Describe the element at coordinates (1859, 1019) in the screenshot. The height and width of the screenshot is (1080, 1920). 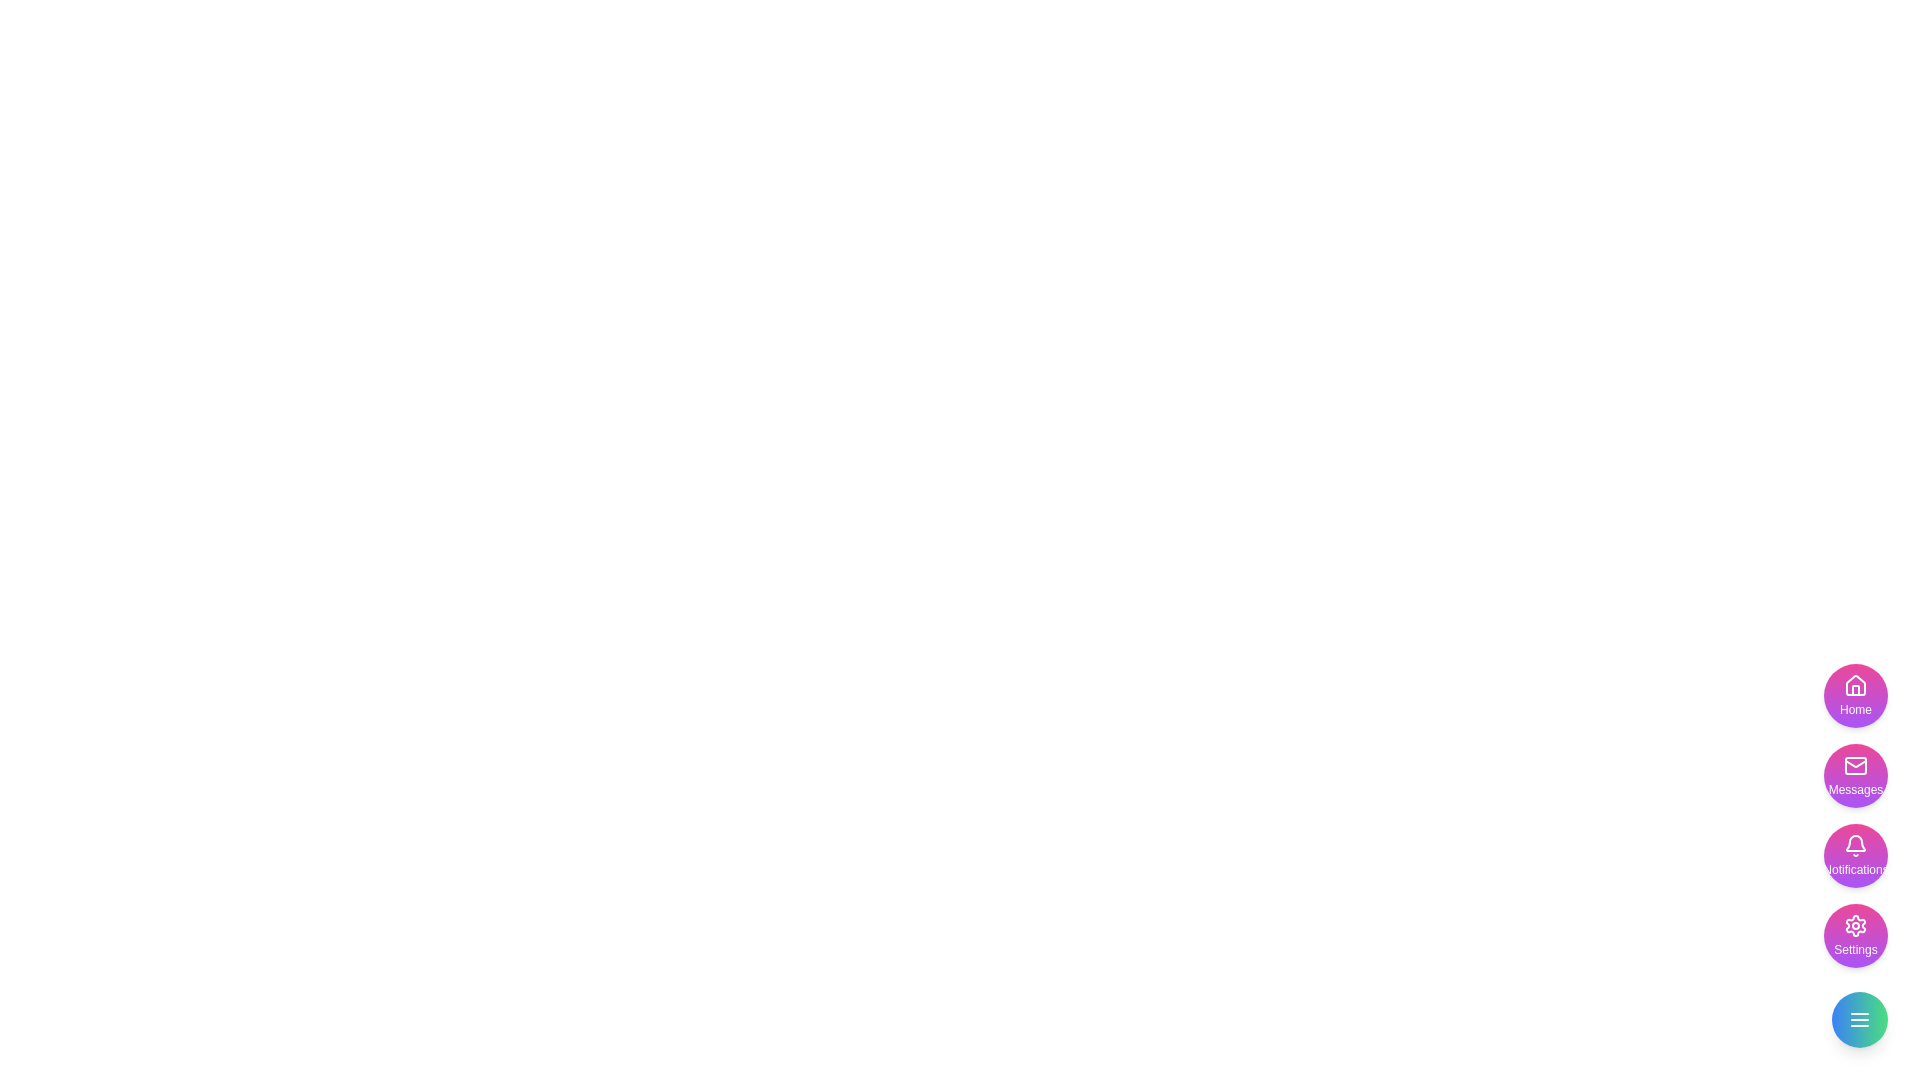
I see `the bottom circular Icon Button with a gradient background from blue to green` at that location.